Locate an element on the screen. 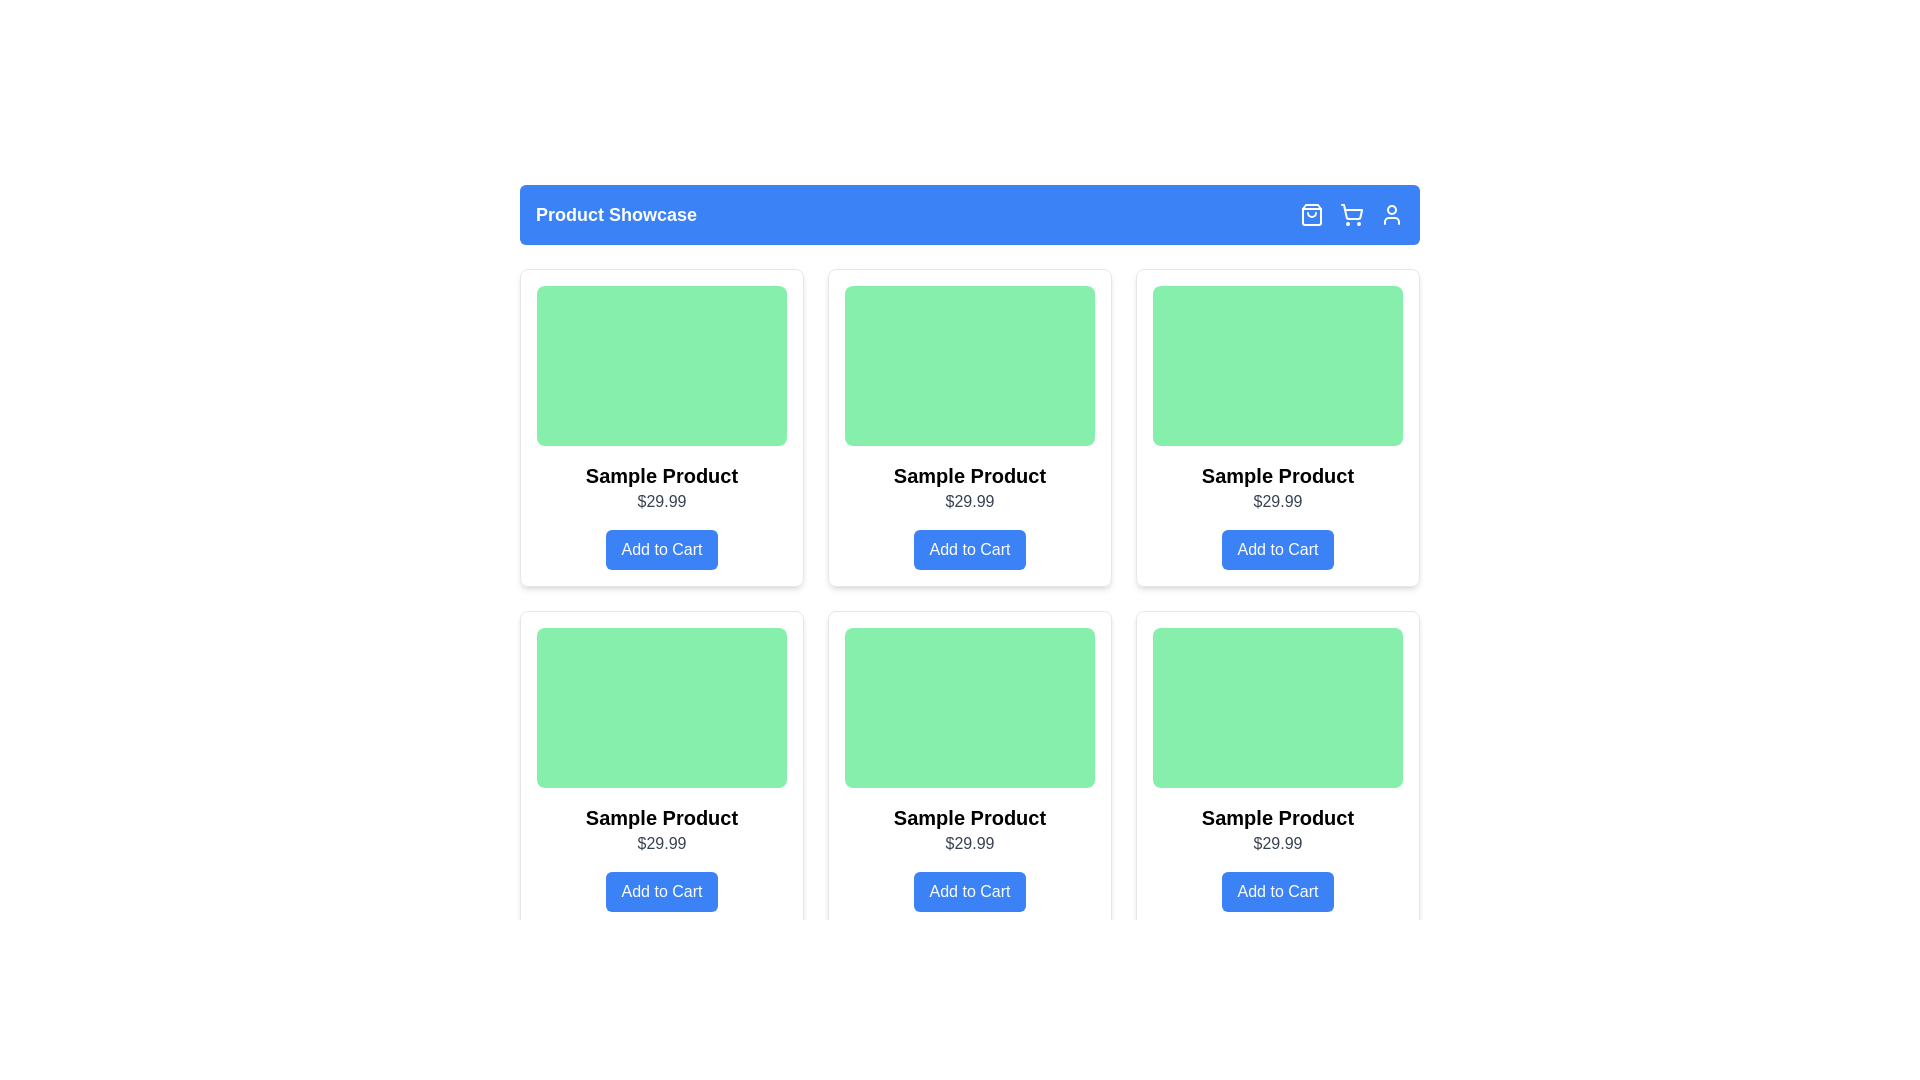 Image resolution: width=1920 pixels, height=1080 pixels. price displayed in the Text Label located below the 'Sample Product' title and above the 'Add to Cart' button in the product card is located at coordinates (1276, 844).